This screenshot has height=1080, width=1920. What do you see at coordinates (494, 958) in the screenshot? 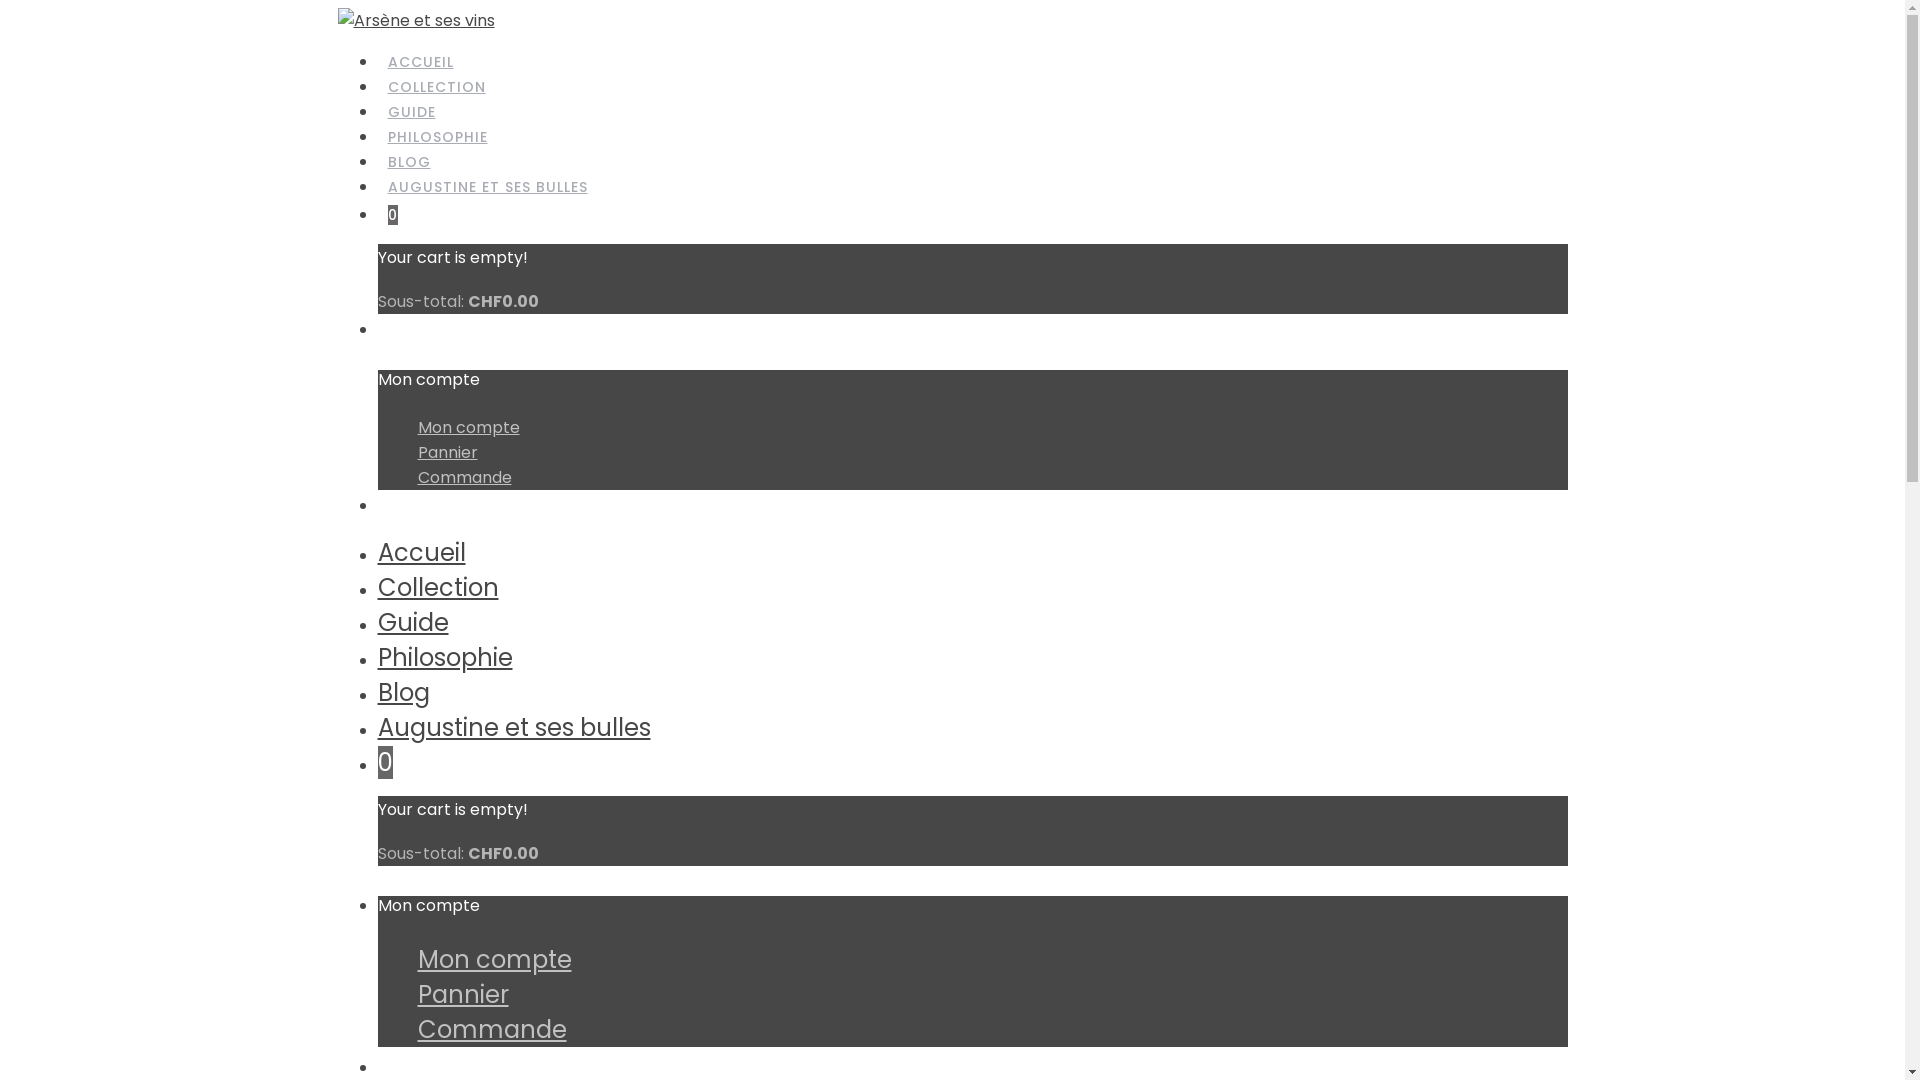
I see `'Mon compte'` at bounding box center [494, 958].